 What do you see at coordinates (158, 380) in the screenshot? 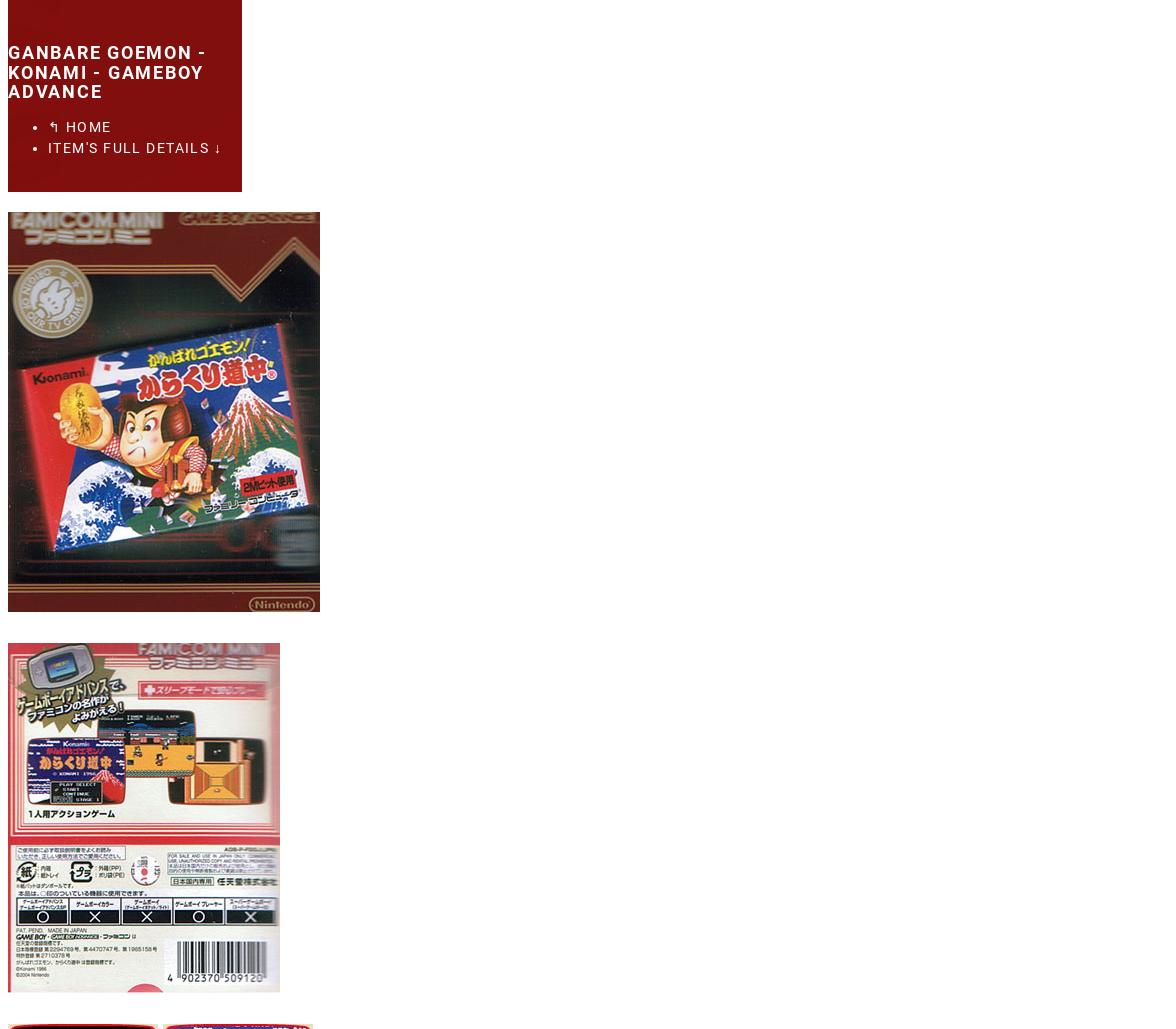
I see `'Super CD ROM'` at bounding box center [158, 380].